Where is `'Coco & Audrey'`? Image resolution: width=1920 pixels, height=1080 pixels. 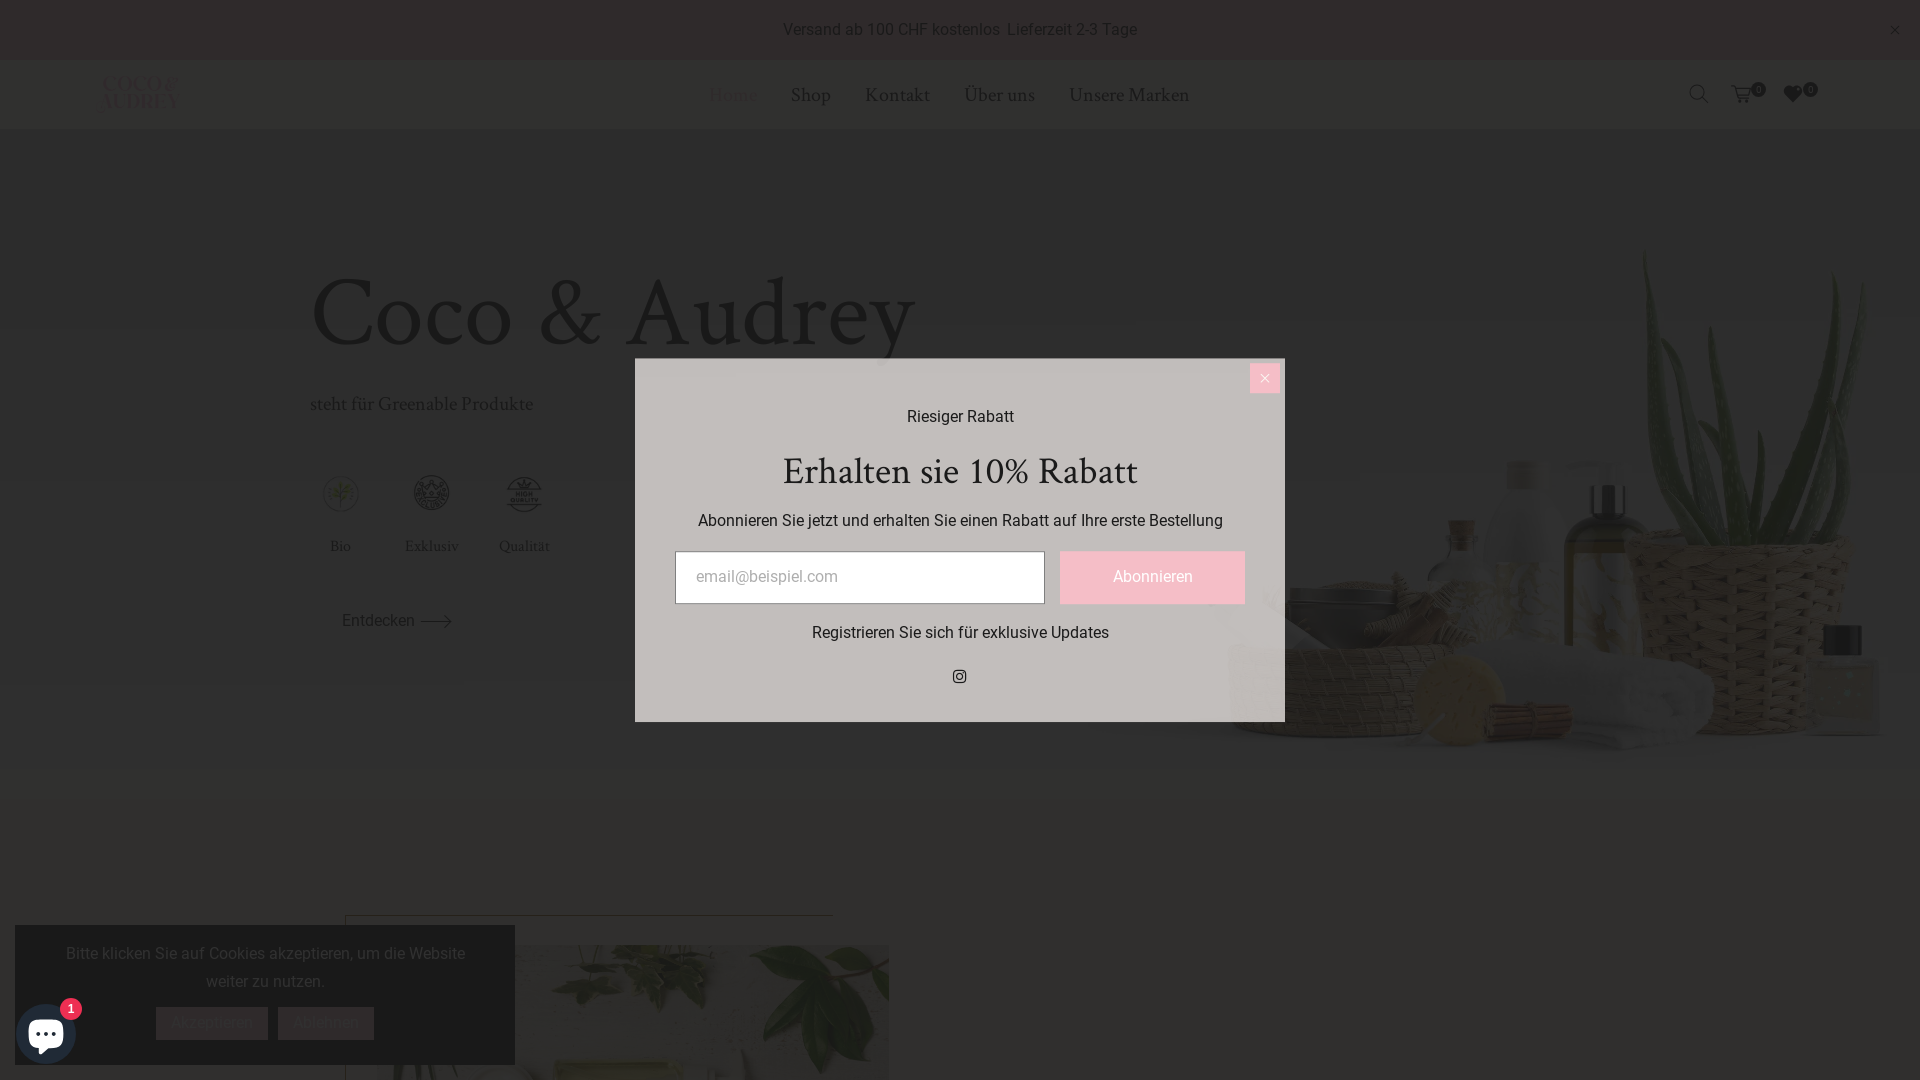
'Coco & Audrey' is located at coordinates (137, 93).